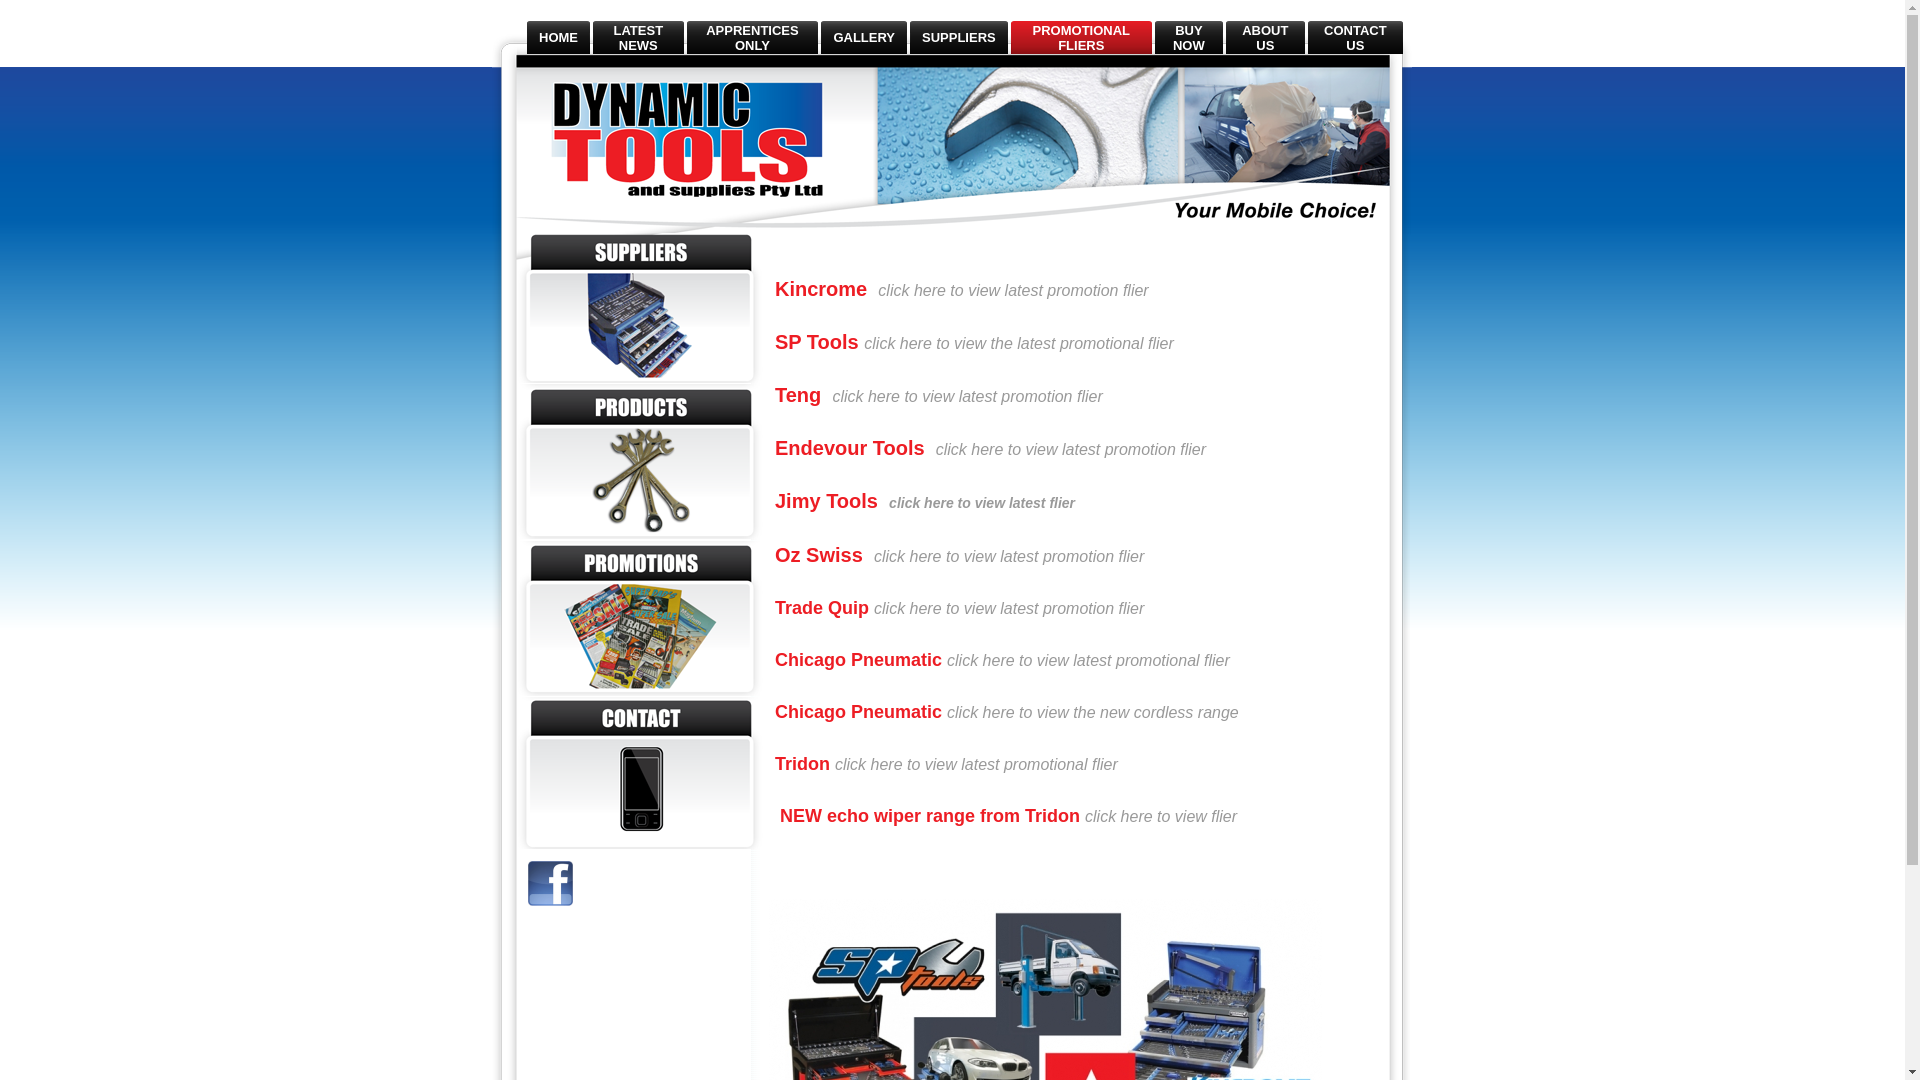 This screenshot has width=1920, height=1080. I want to click on 'click here to view latest flier', so click(887, 502).